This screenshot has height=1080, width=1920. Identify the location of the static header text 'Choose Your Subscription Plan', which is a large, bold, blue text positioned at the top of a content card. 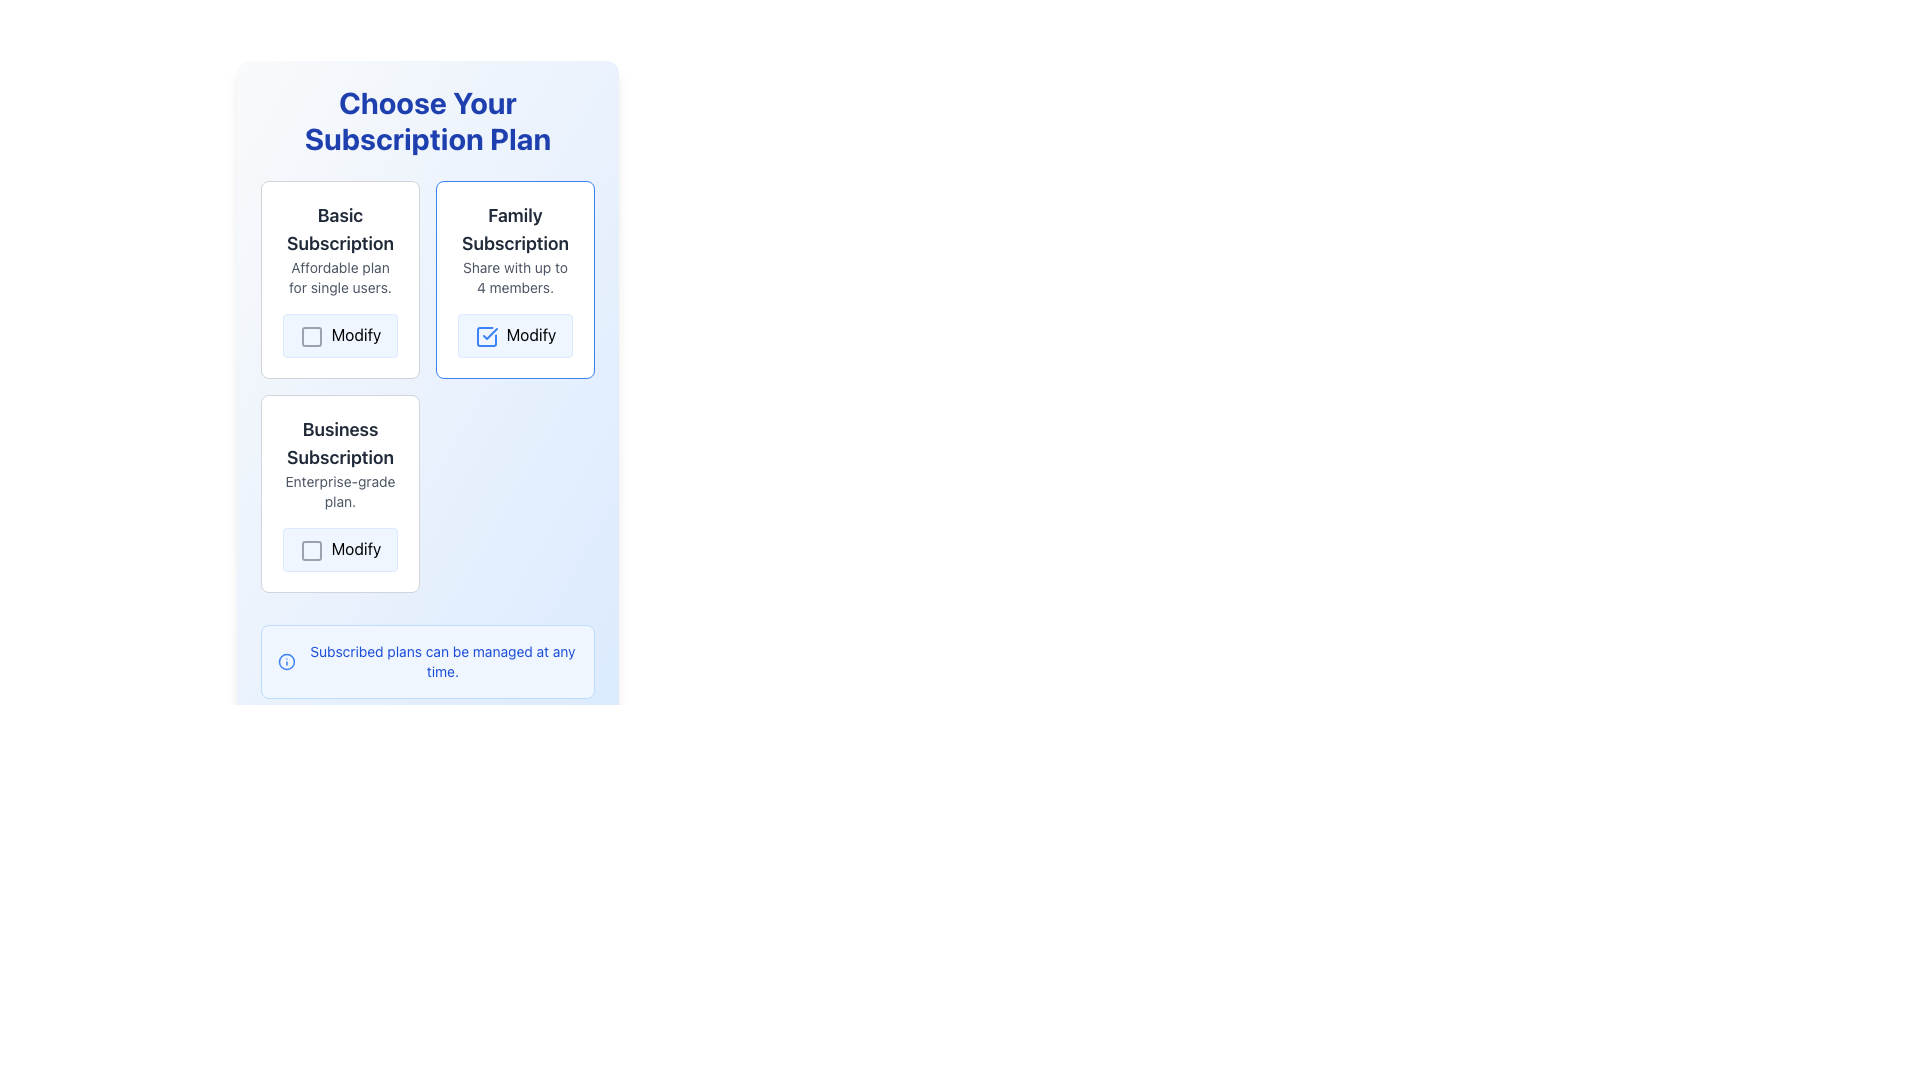
(426, 120).